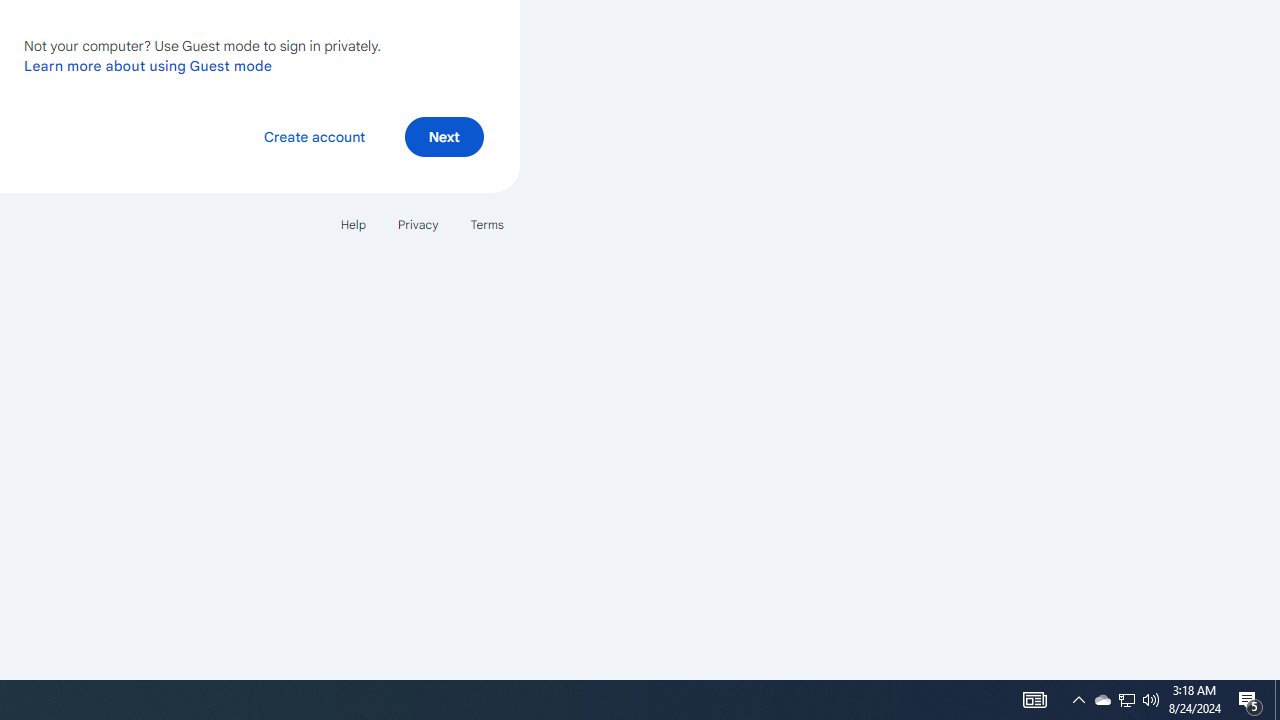  Describe the element at coordinates (147, 64) in the screenshot. I see `'Learn more about using Guest mode'` at that location.